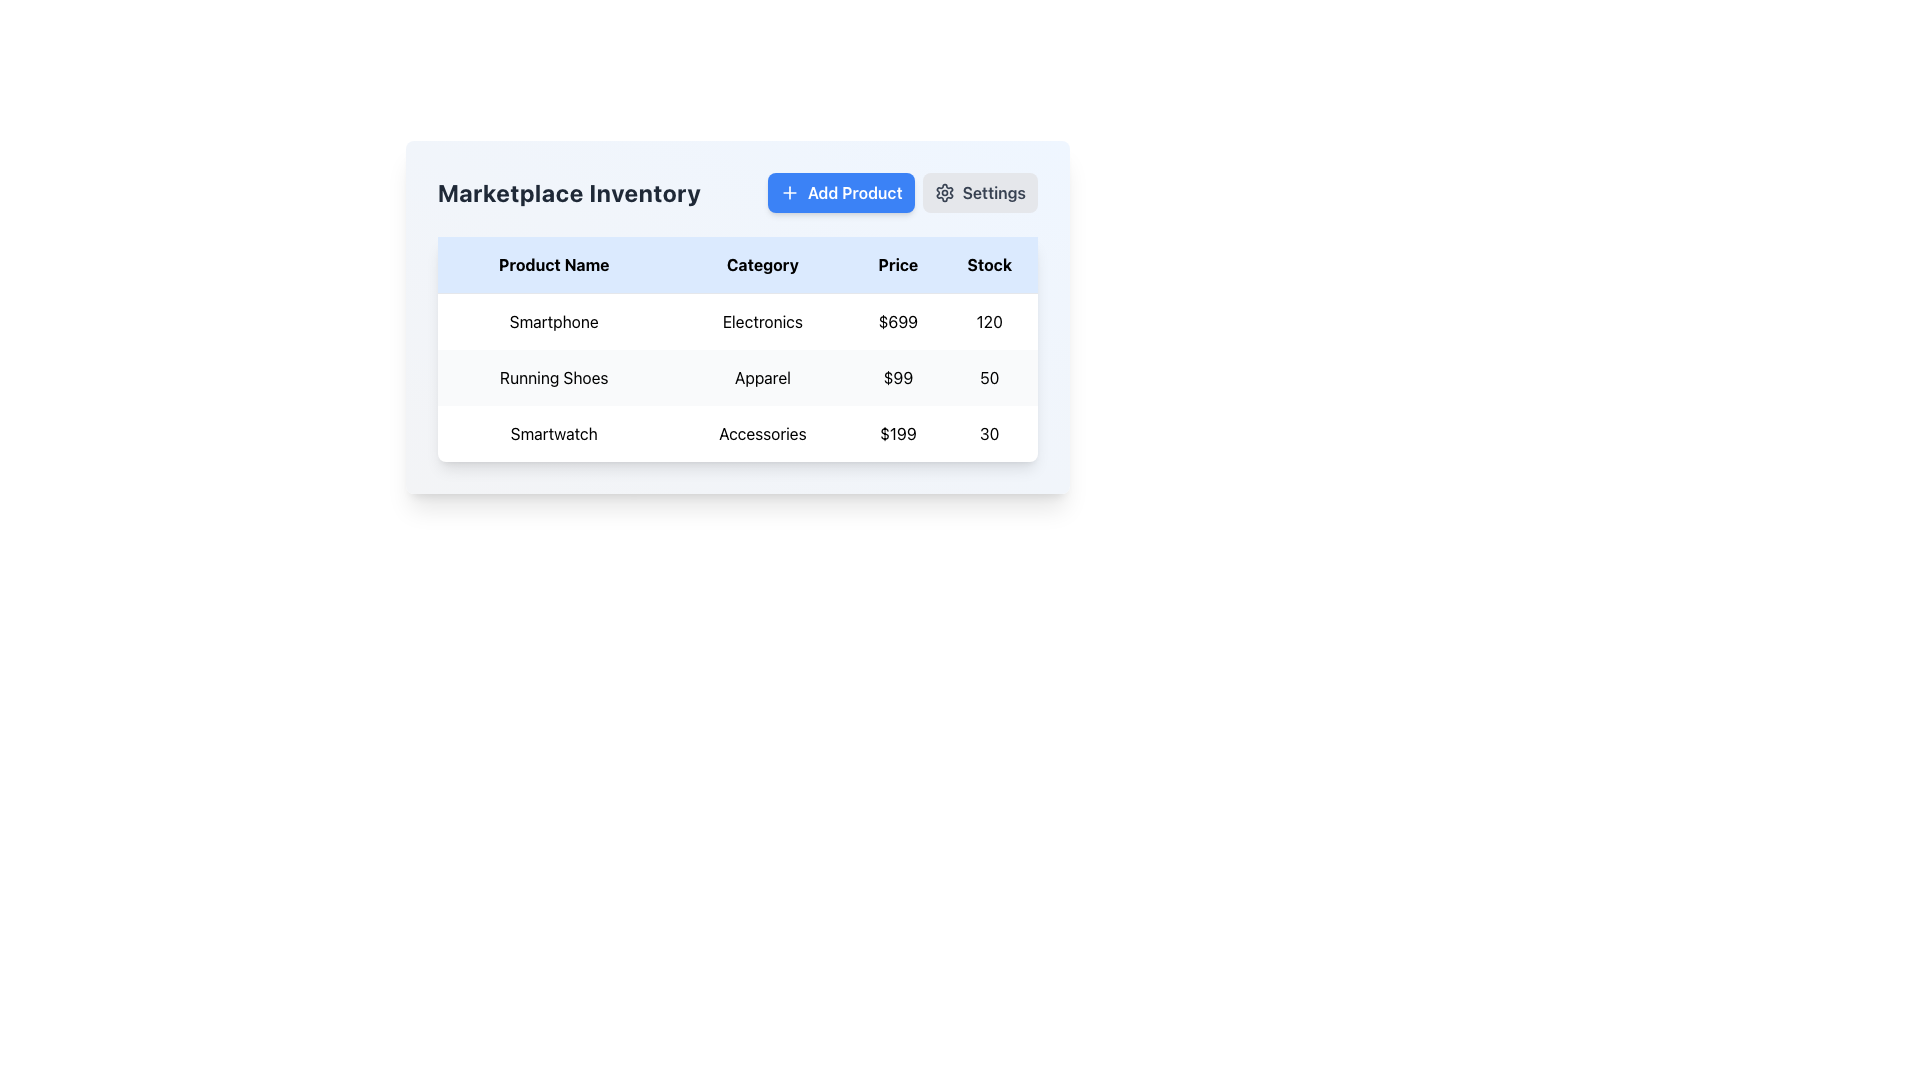 This screenshot has height=1080, width=1920. Describe the element at coordinates (737, 319) in the screenshot. I see `the first row` at that location.